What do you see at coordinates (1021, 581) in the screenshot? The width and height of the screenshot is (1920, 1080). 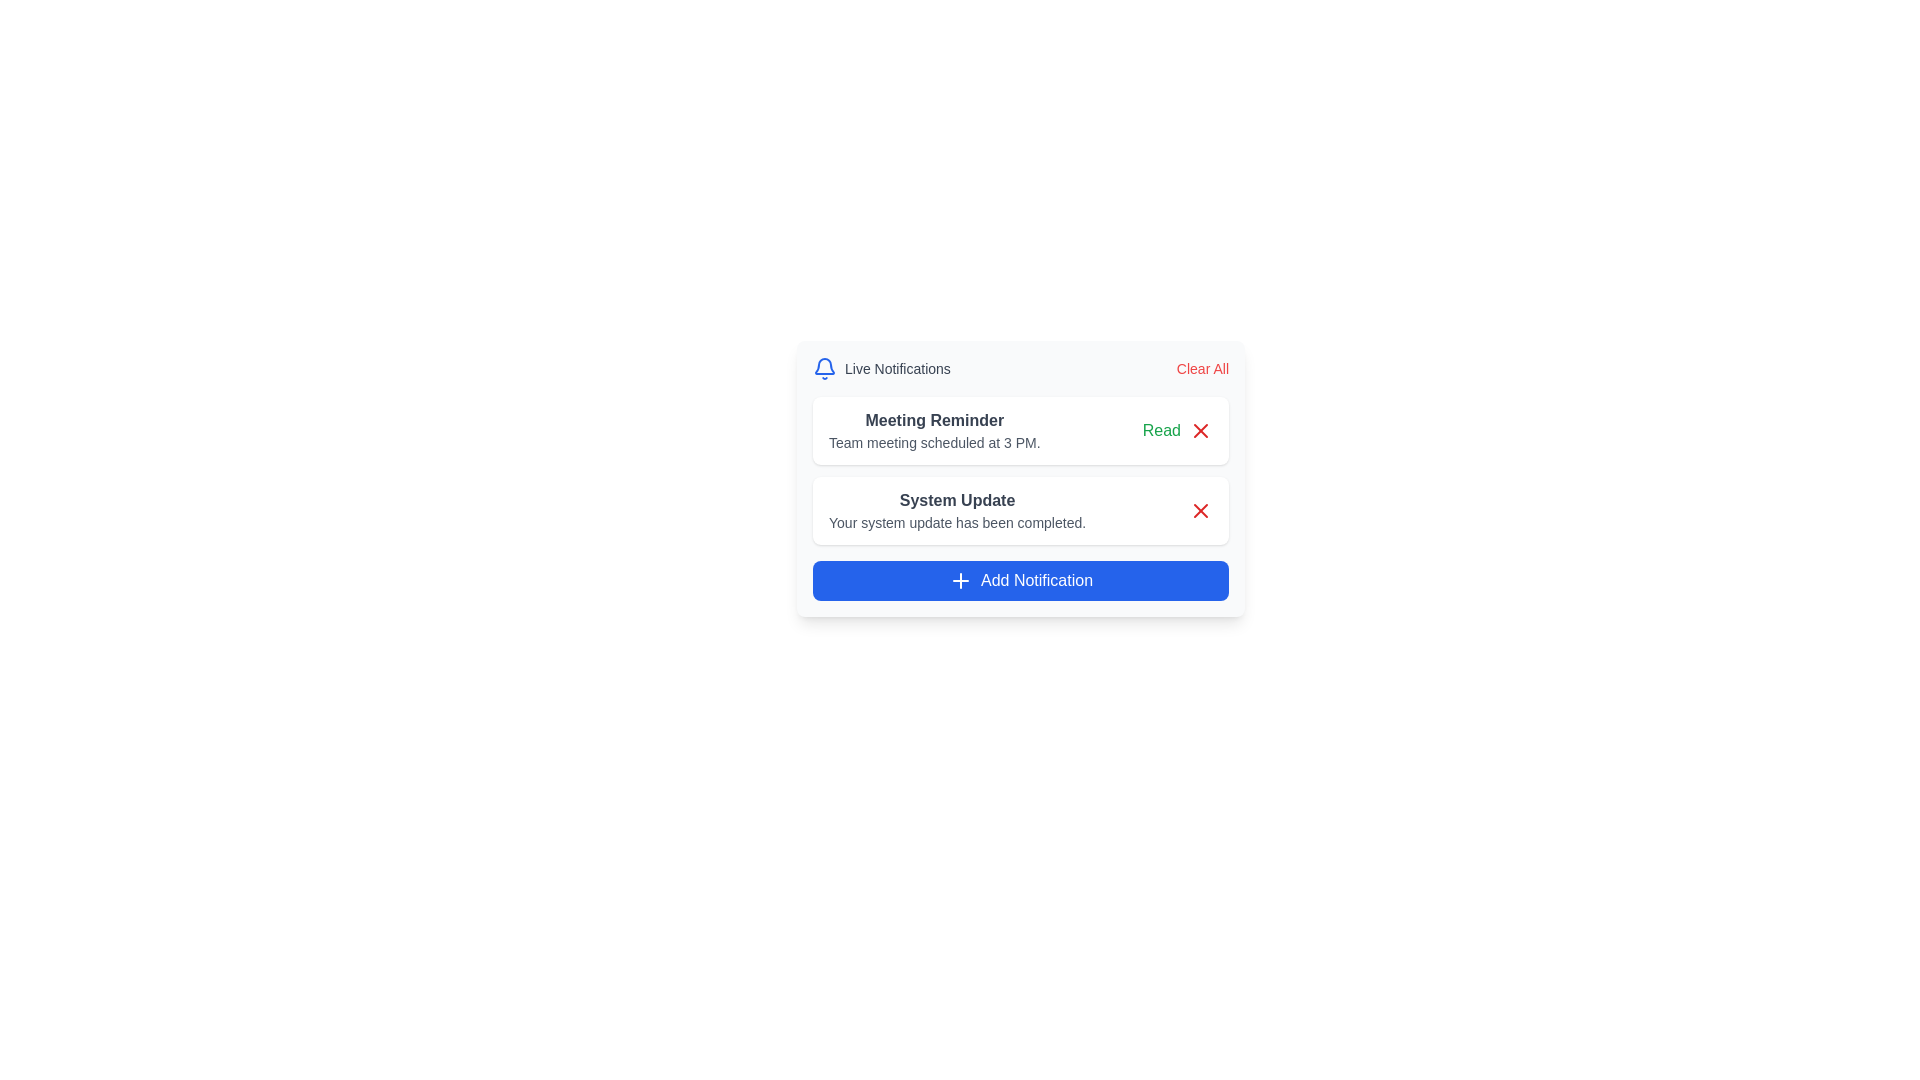 I see `the button that adds a new notification, located at the bottom of the notification list, to observe a color change` at bounding box center [1021, 581].